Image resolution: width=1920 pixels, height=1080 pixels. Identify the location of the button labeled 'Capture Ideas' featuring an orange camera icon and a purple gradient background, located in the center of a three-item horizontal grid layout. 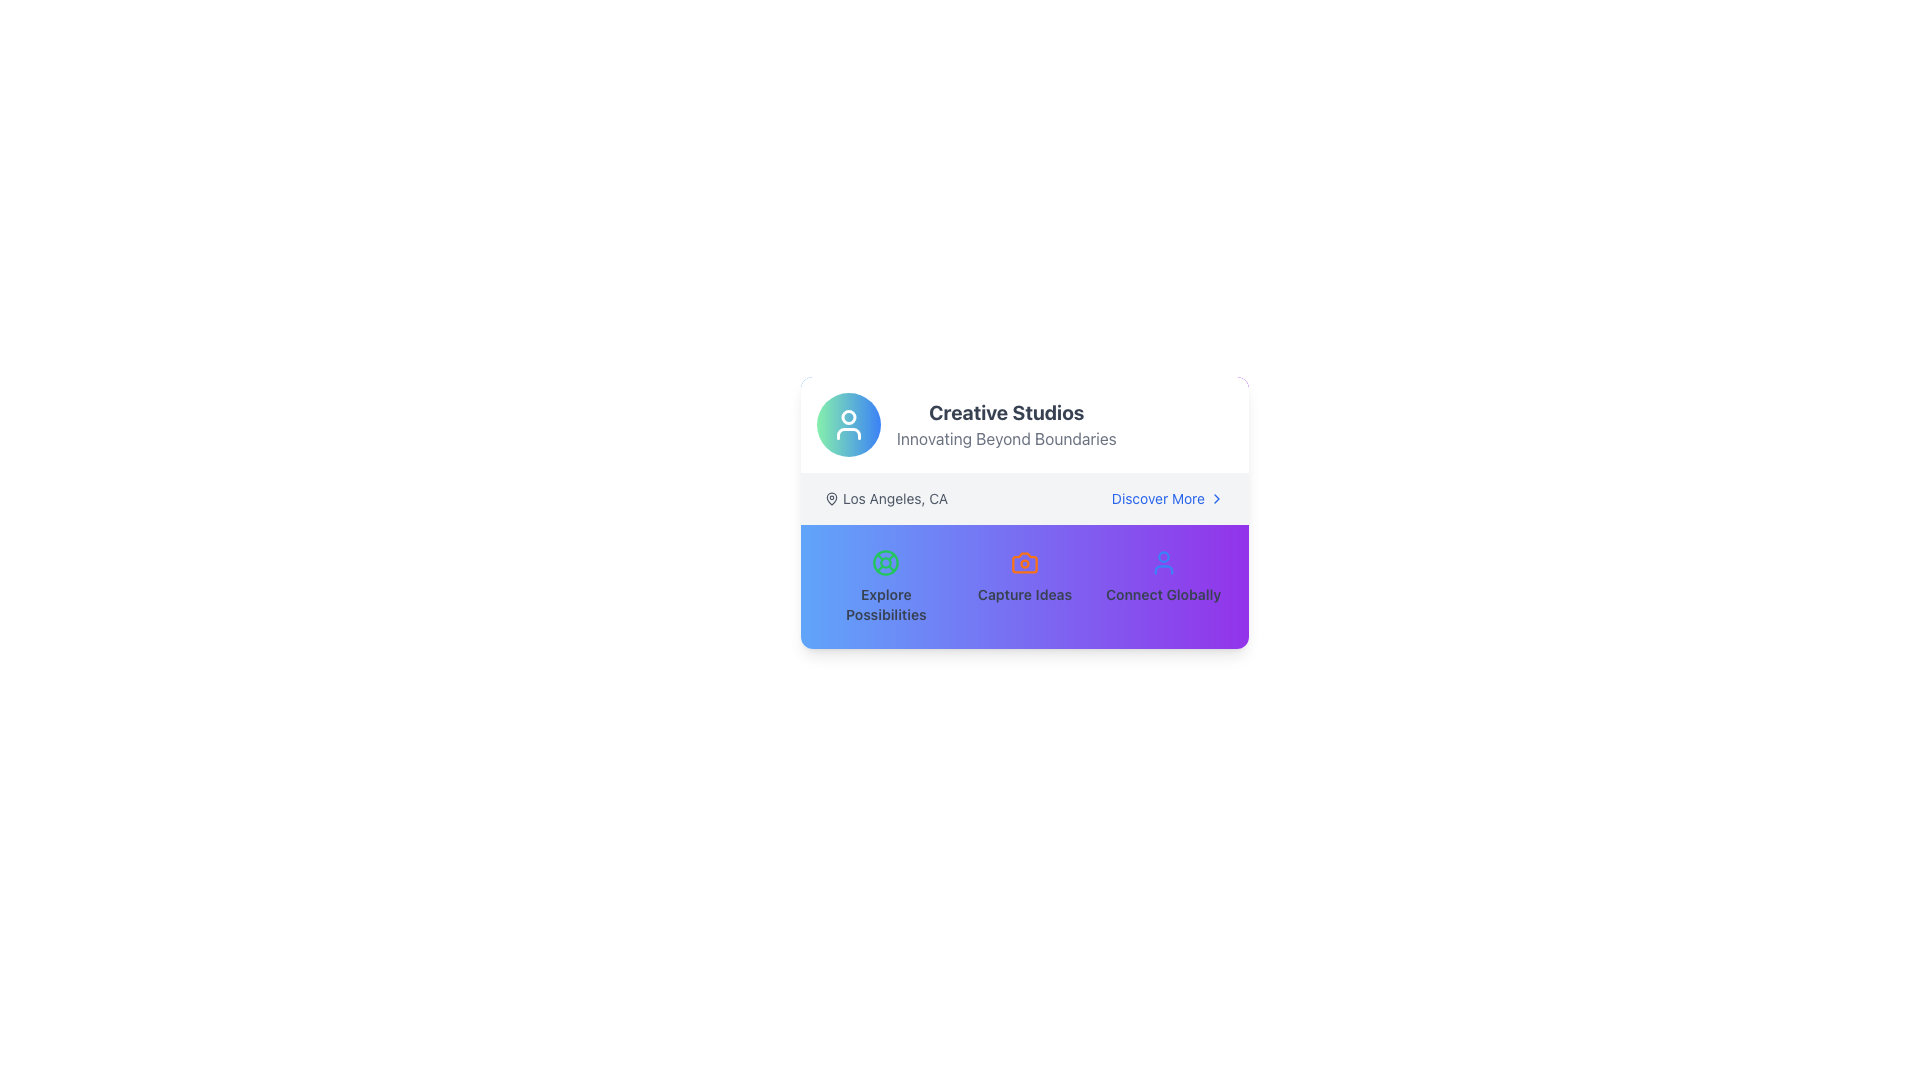
(1024, 585).